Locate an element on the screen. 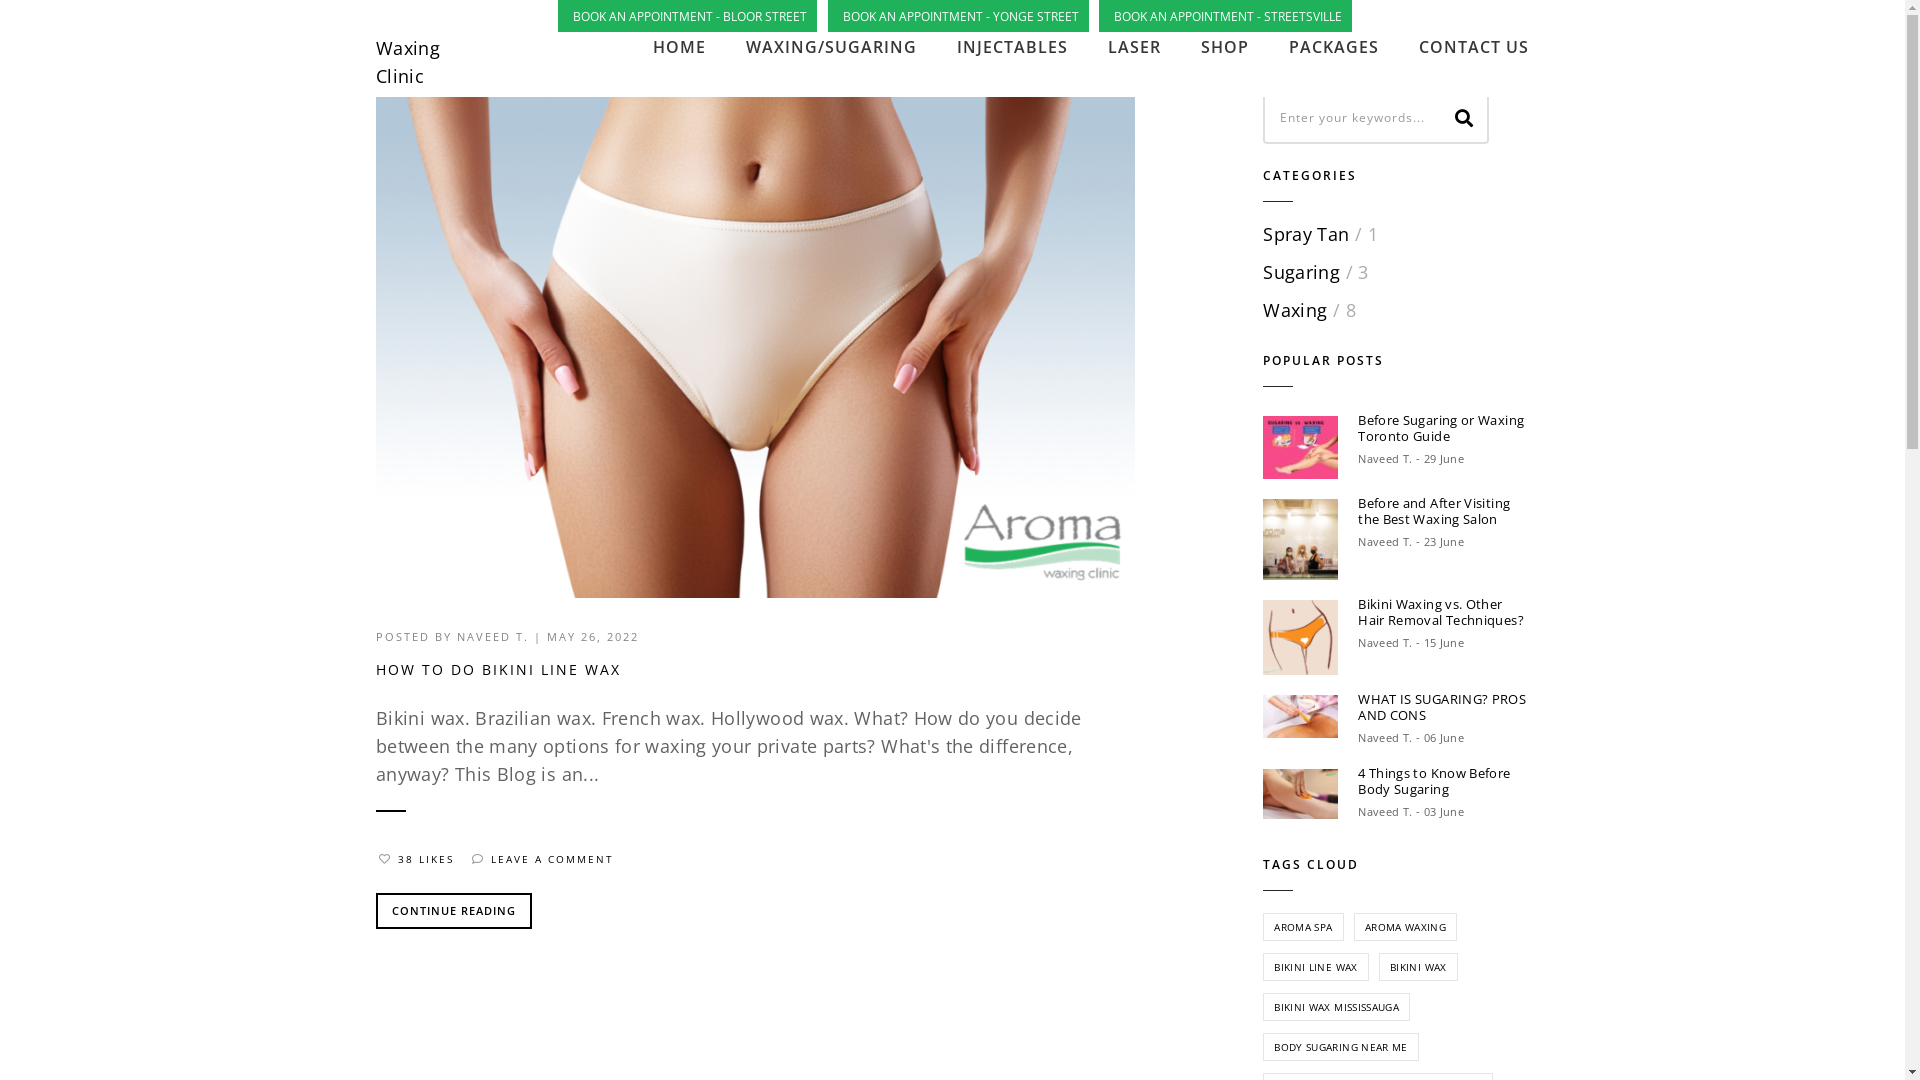  'CONTACT US' is located at coordinates (1418, 46).